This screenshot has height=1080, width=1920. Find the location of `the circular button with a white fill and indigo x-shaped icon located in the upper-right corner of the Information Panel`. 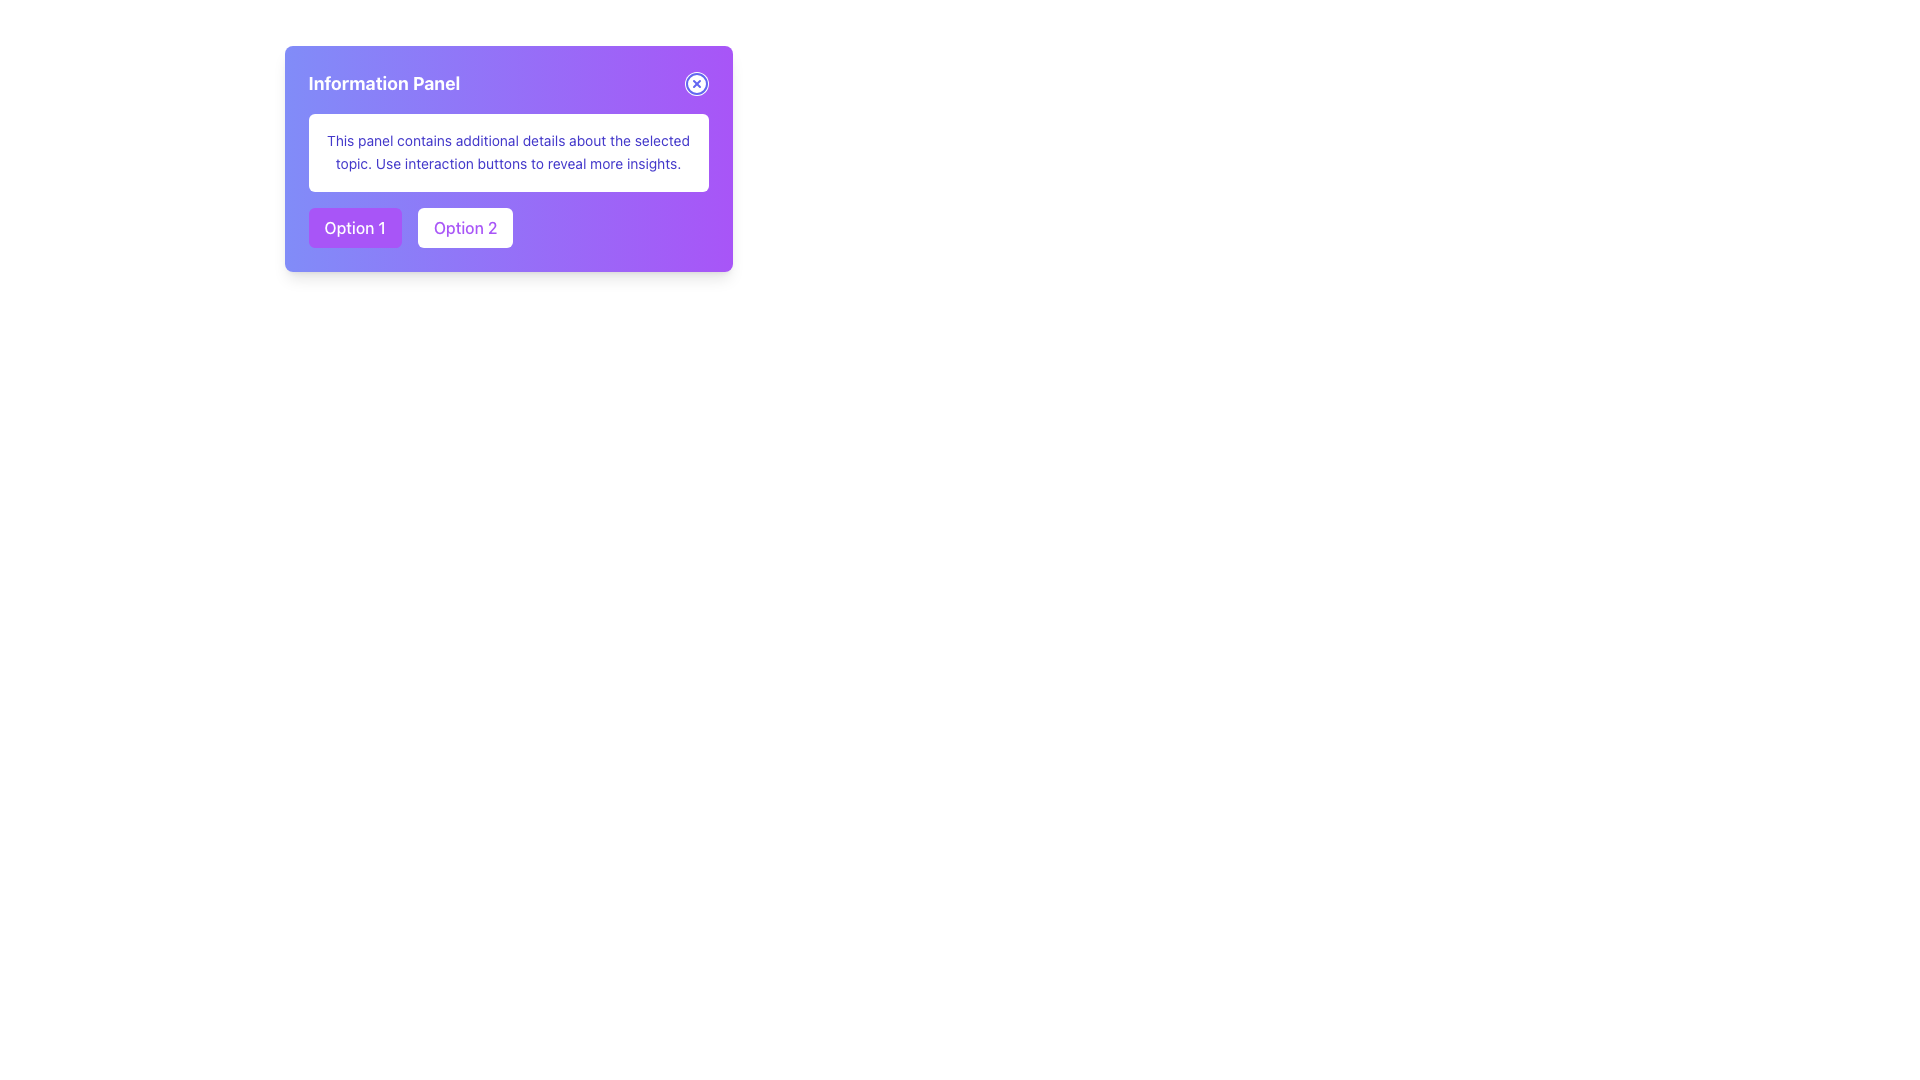

the circular button with a white fill and indigo x-shaped icon located in the upper-right corner of the Information Panel is located at coordinates (696, 83).